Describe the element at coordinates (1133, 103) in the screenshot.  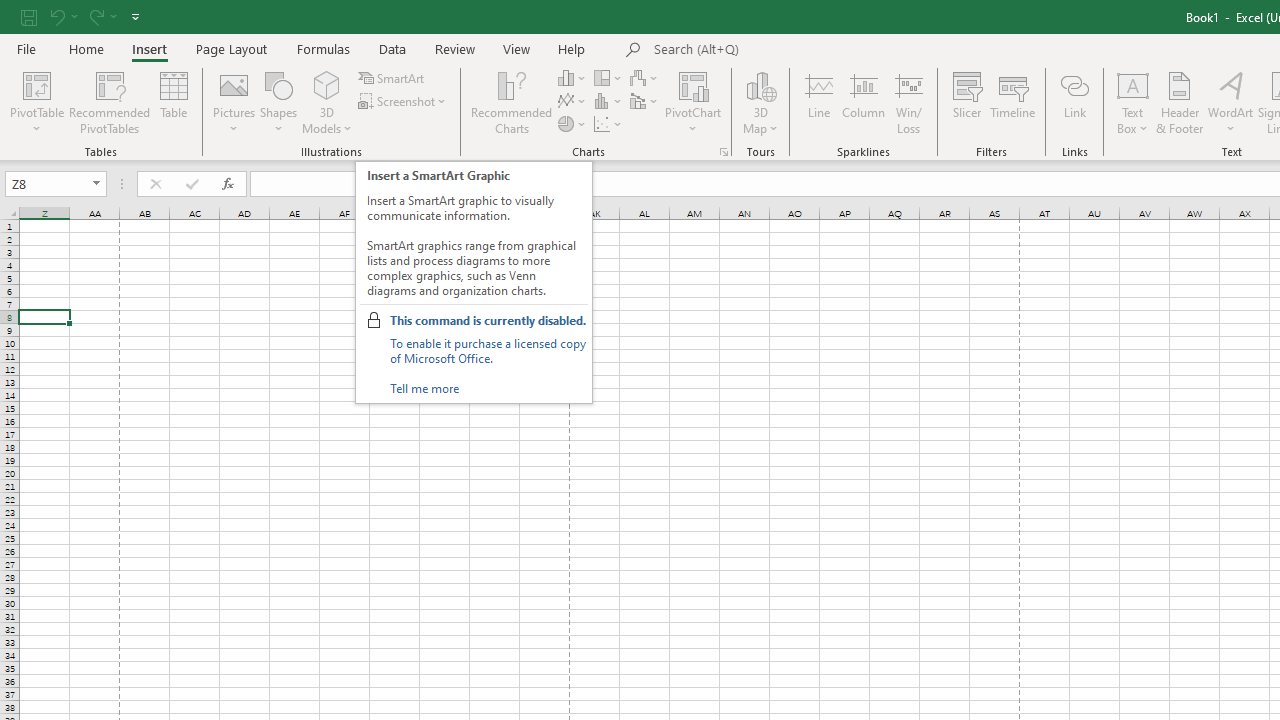
I see `'Text Box'` at that location.